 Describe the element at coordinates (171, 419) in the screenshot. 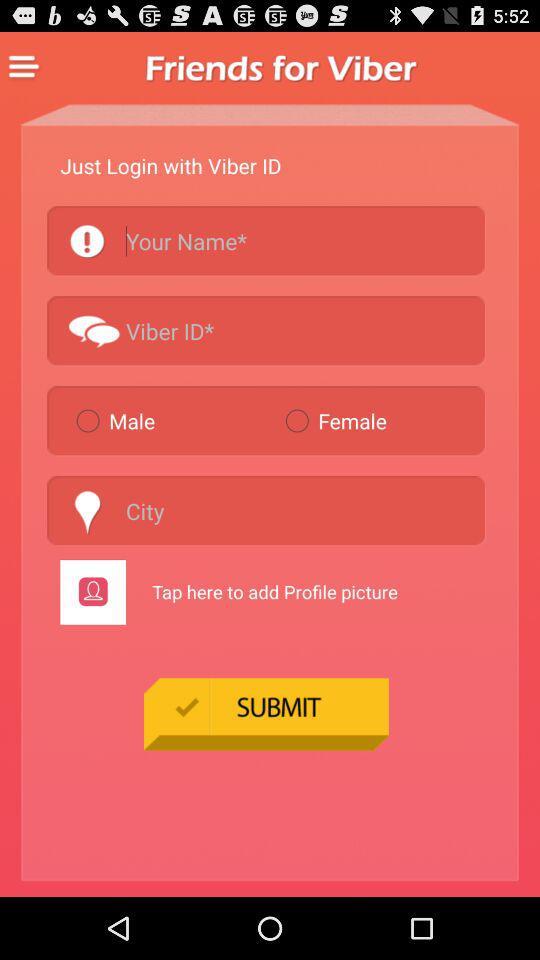

I see `male` at that location.